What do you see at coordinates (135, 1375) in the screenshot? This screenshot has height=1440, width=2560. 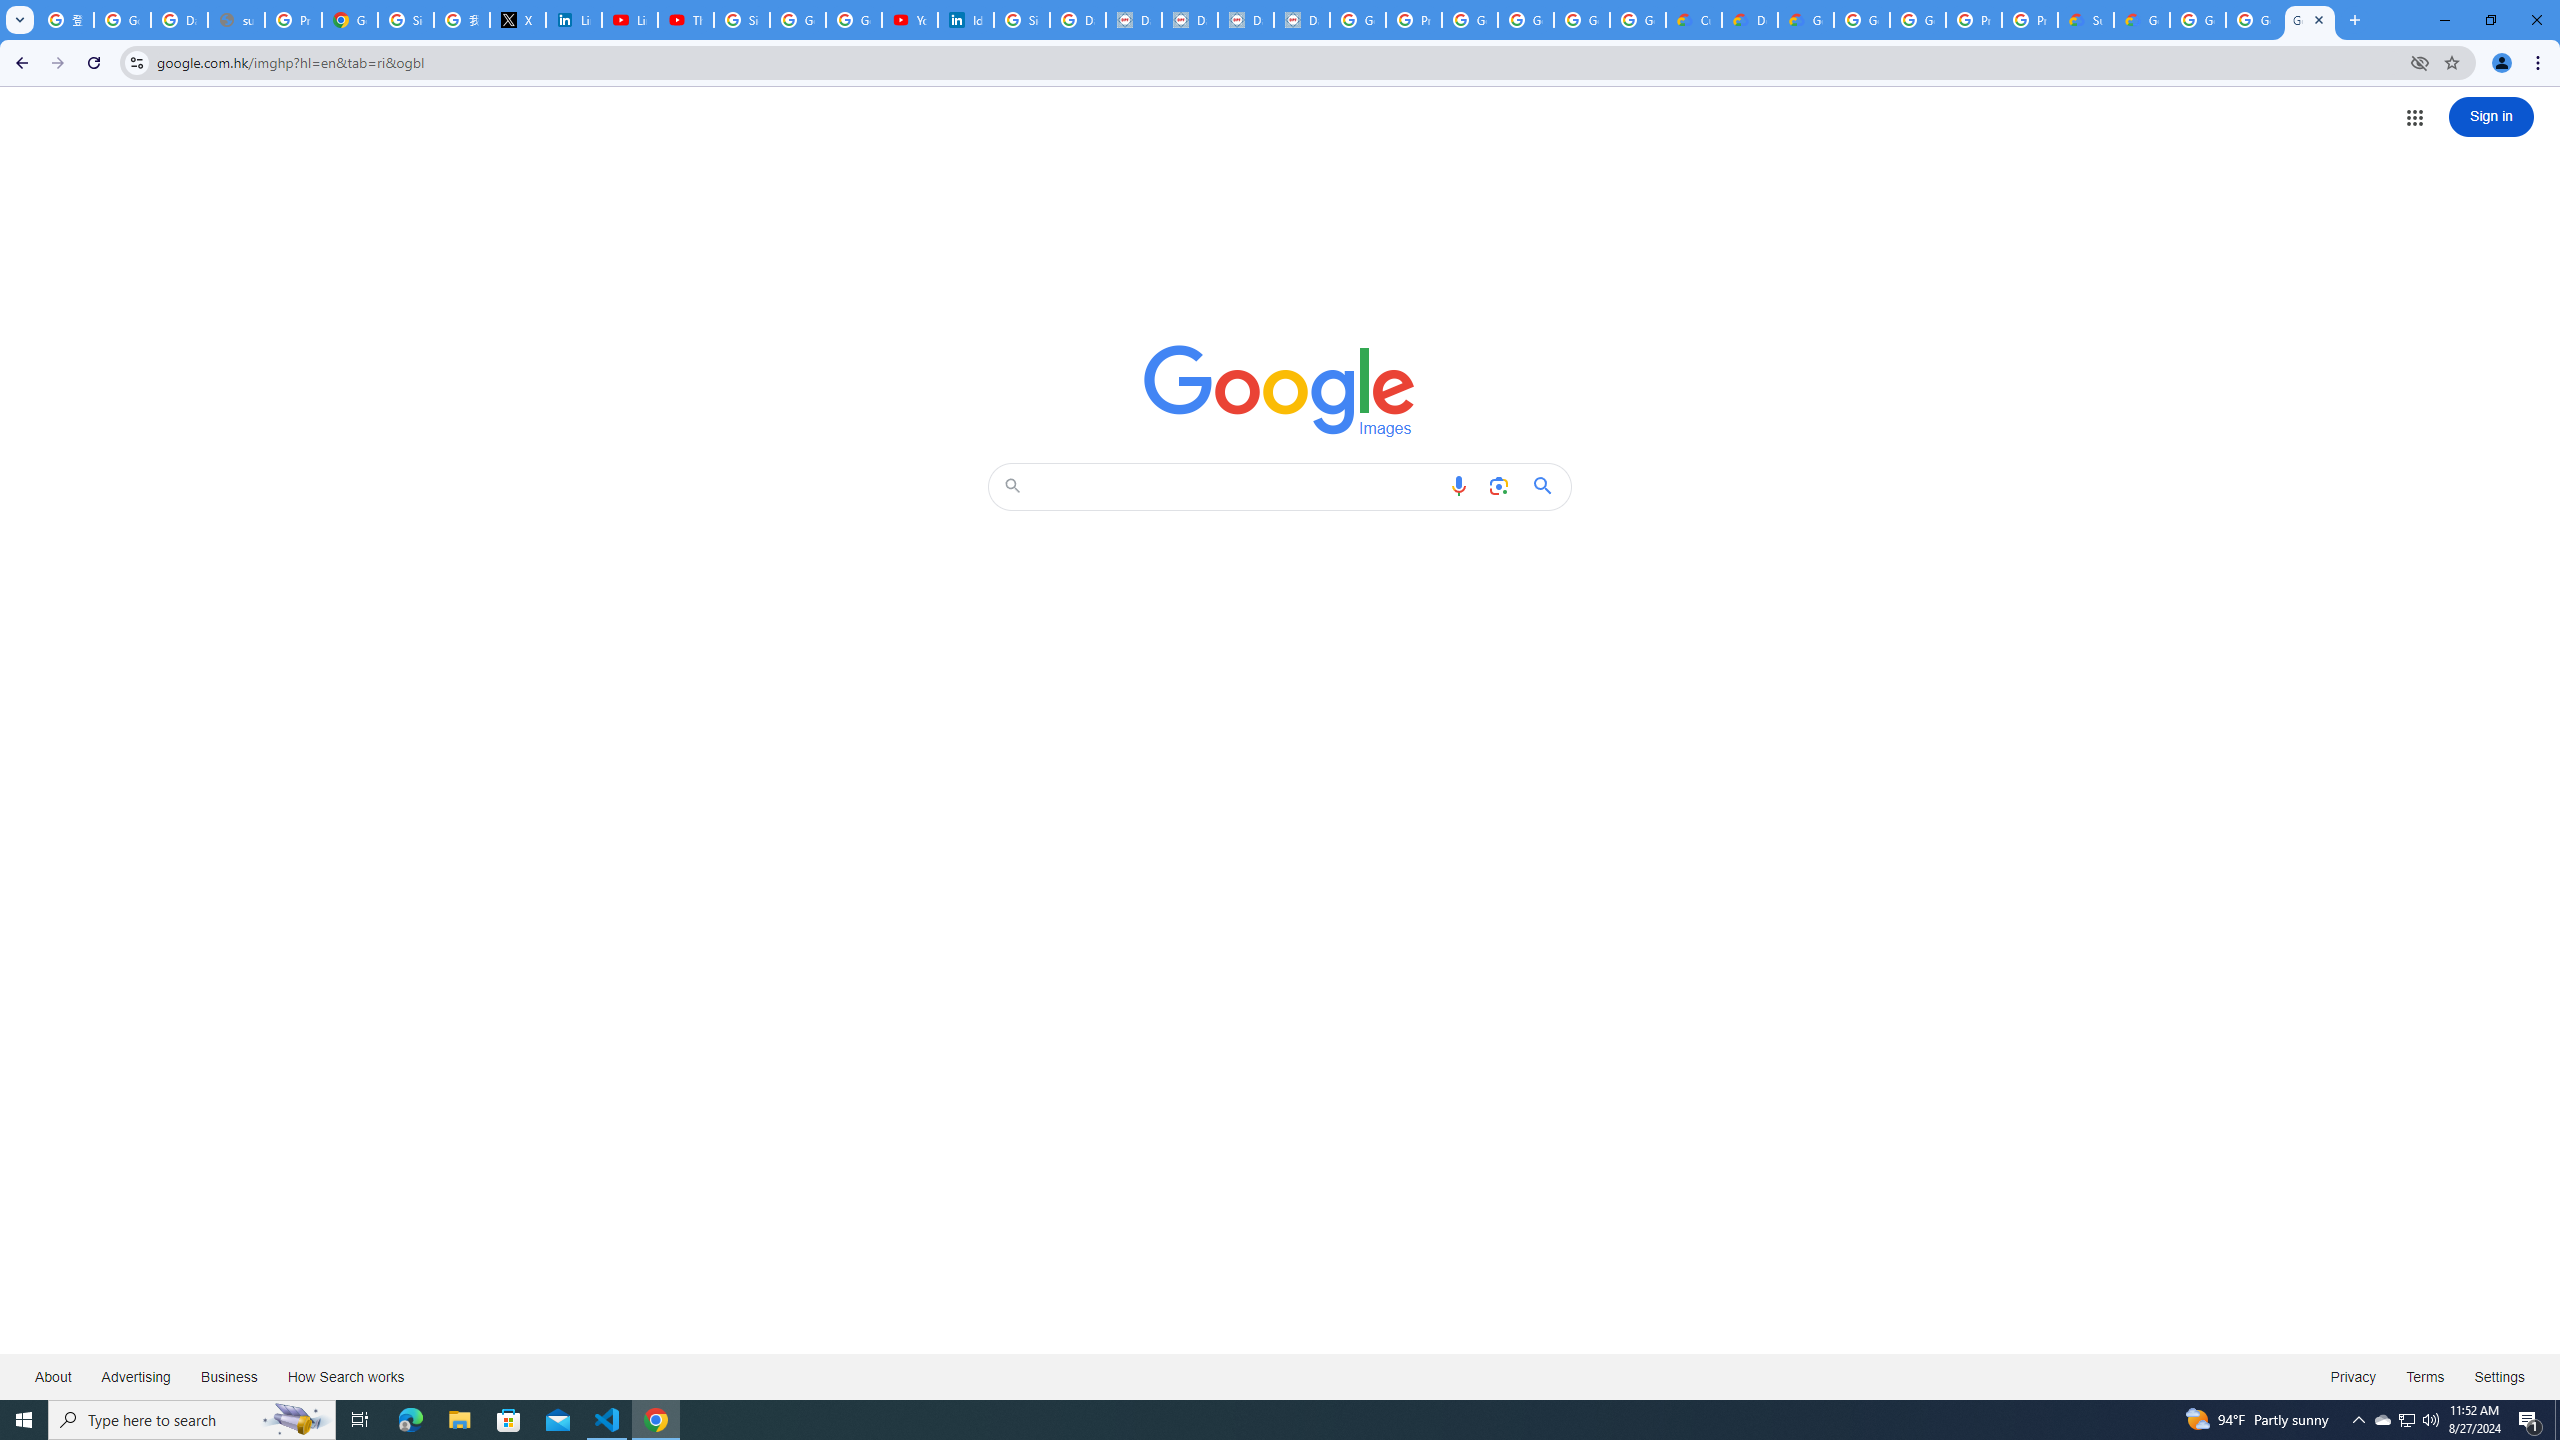 I see `'Advertising'` at bounding box center [135, 1375].